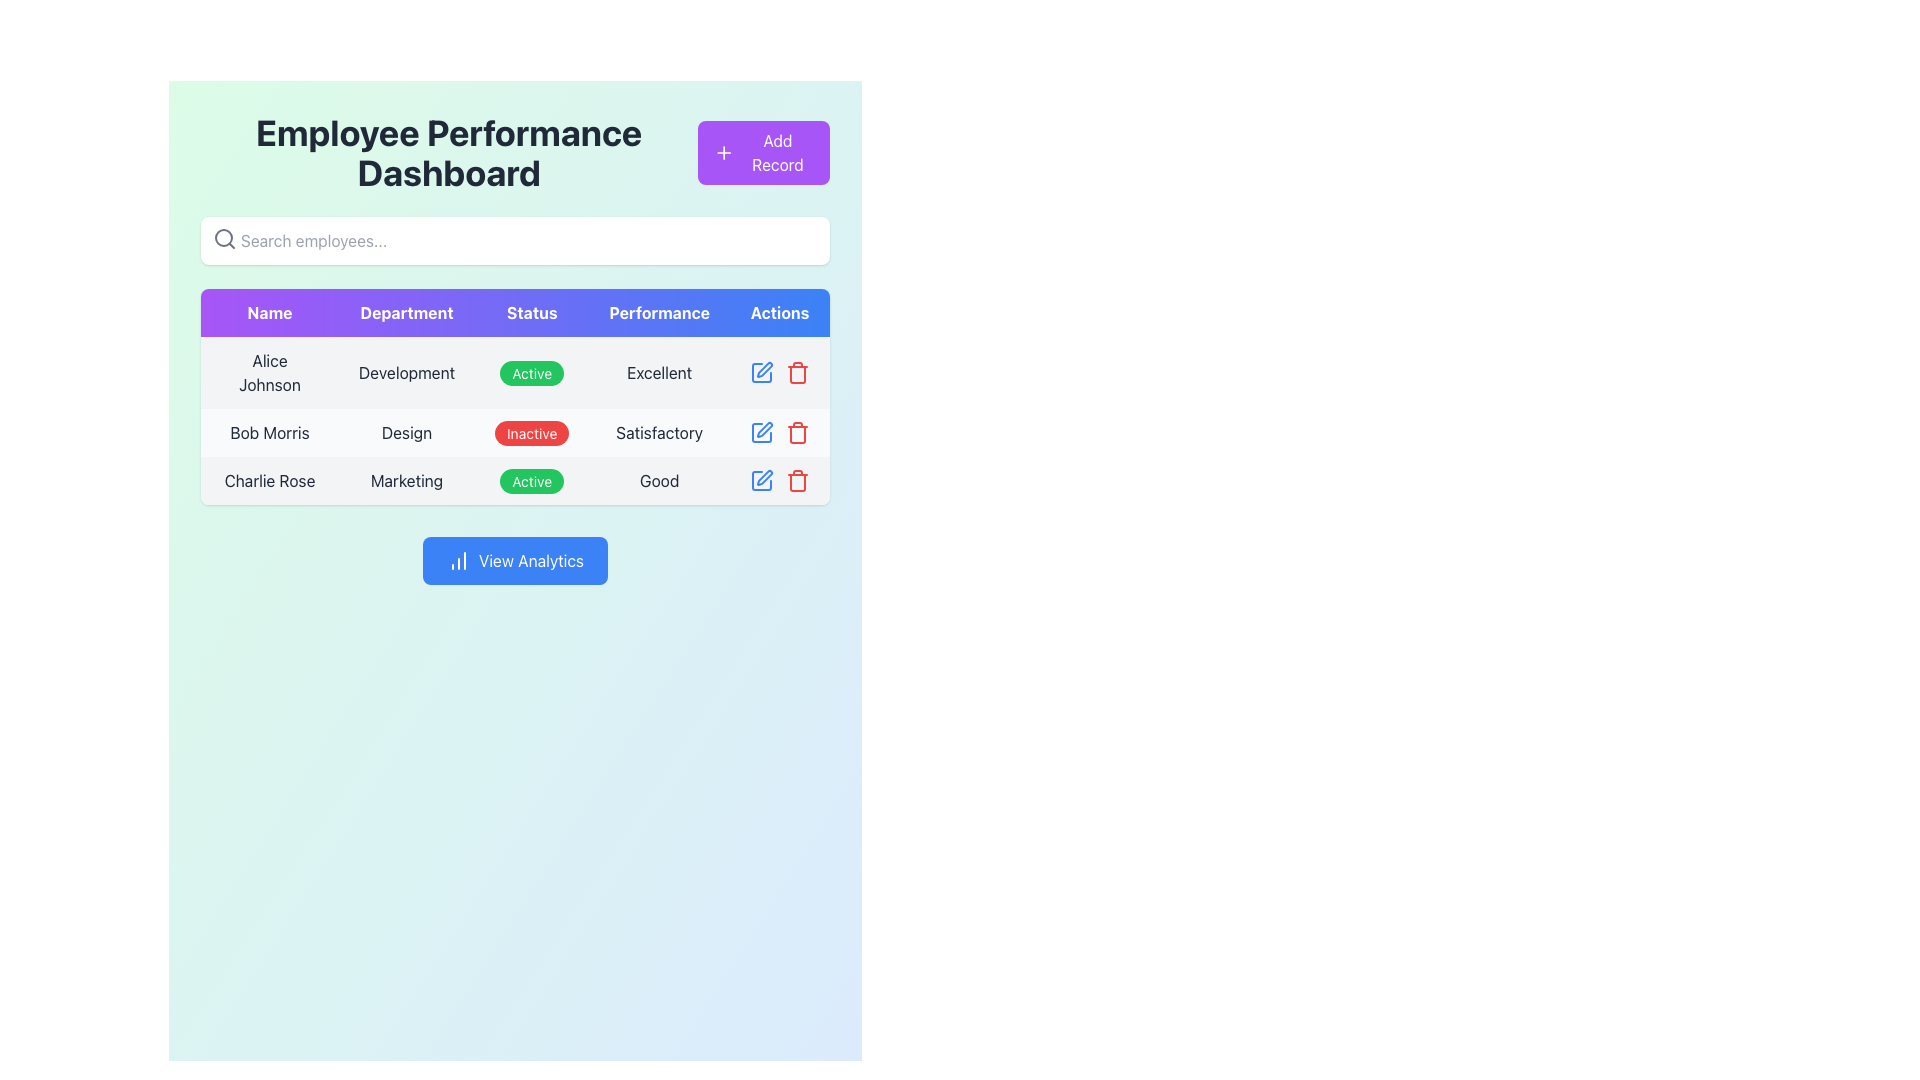 This screenshot has height=1080, width=1920. I want to click on the minimalistic square-shaped button in the 'Actions' column of the Employee Performance Dashboard for Charlie Rose, so click(761, 431).